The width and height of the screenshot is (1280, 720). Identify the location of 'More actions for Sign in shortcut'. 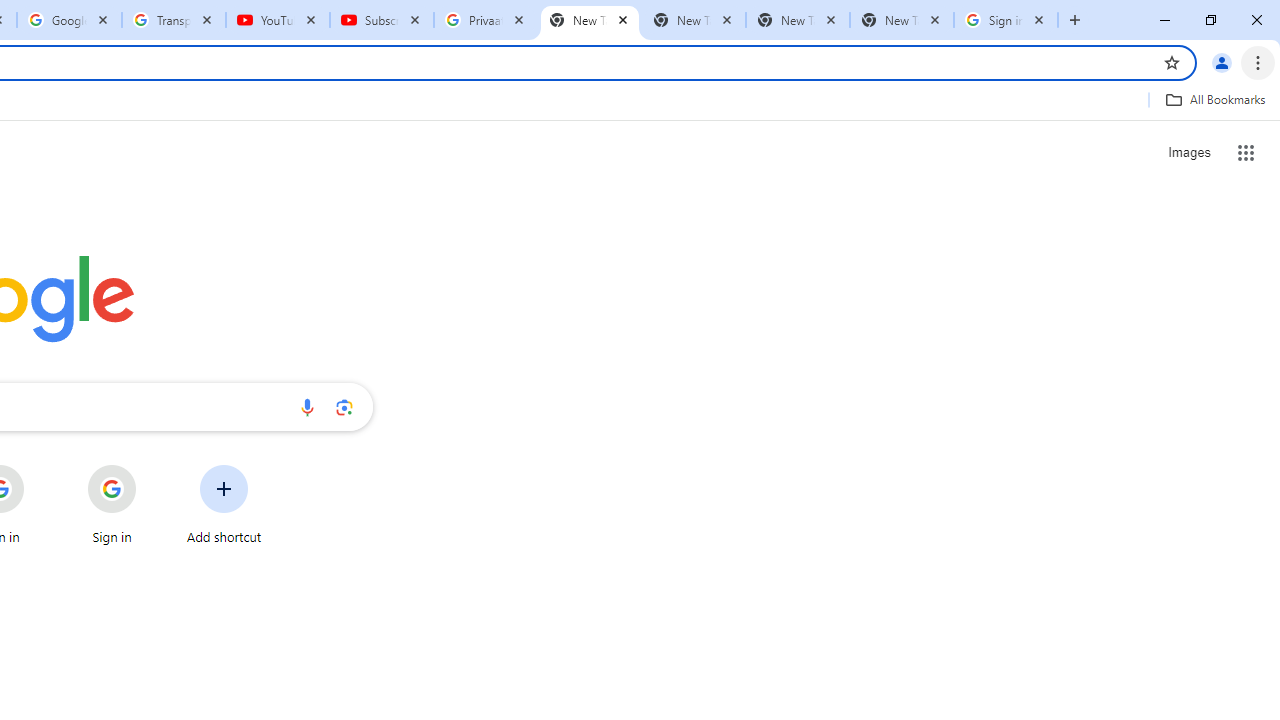
(151, 466).